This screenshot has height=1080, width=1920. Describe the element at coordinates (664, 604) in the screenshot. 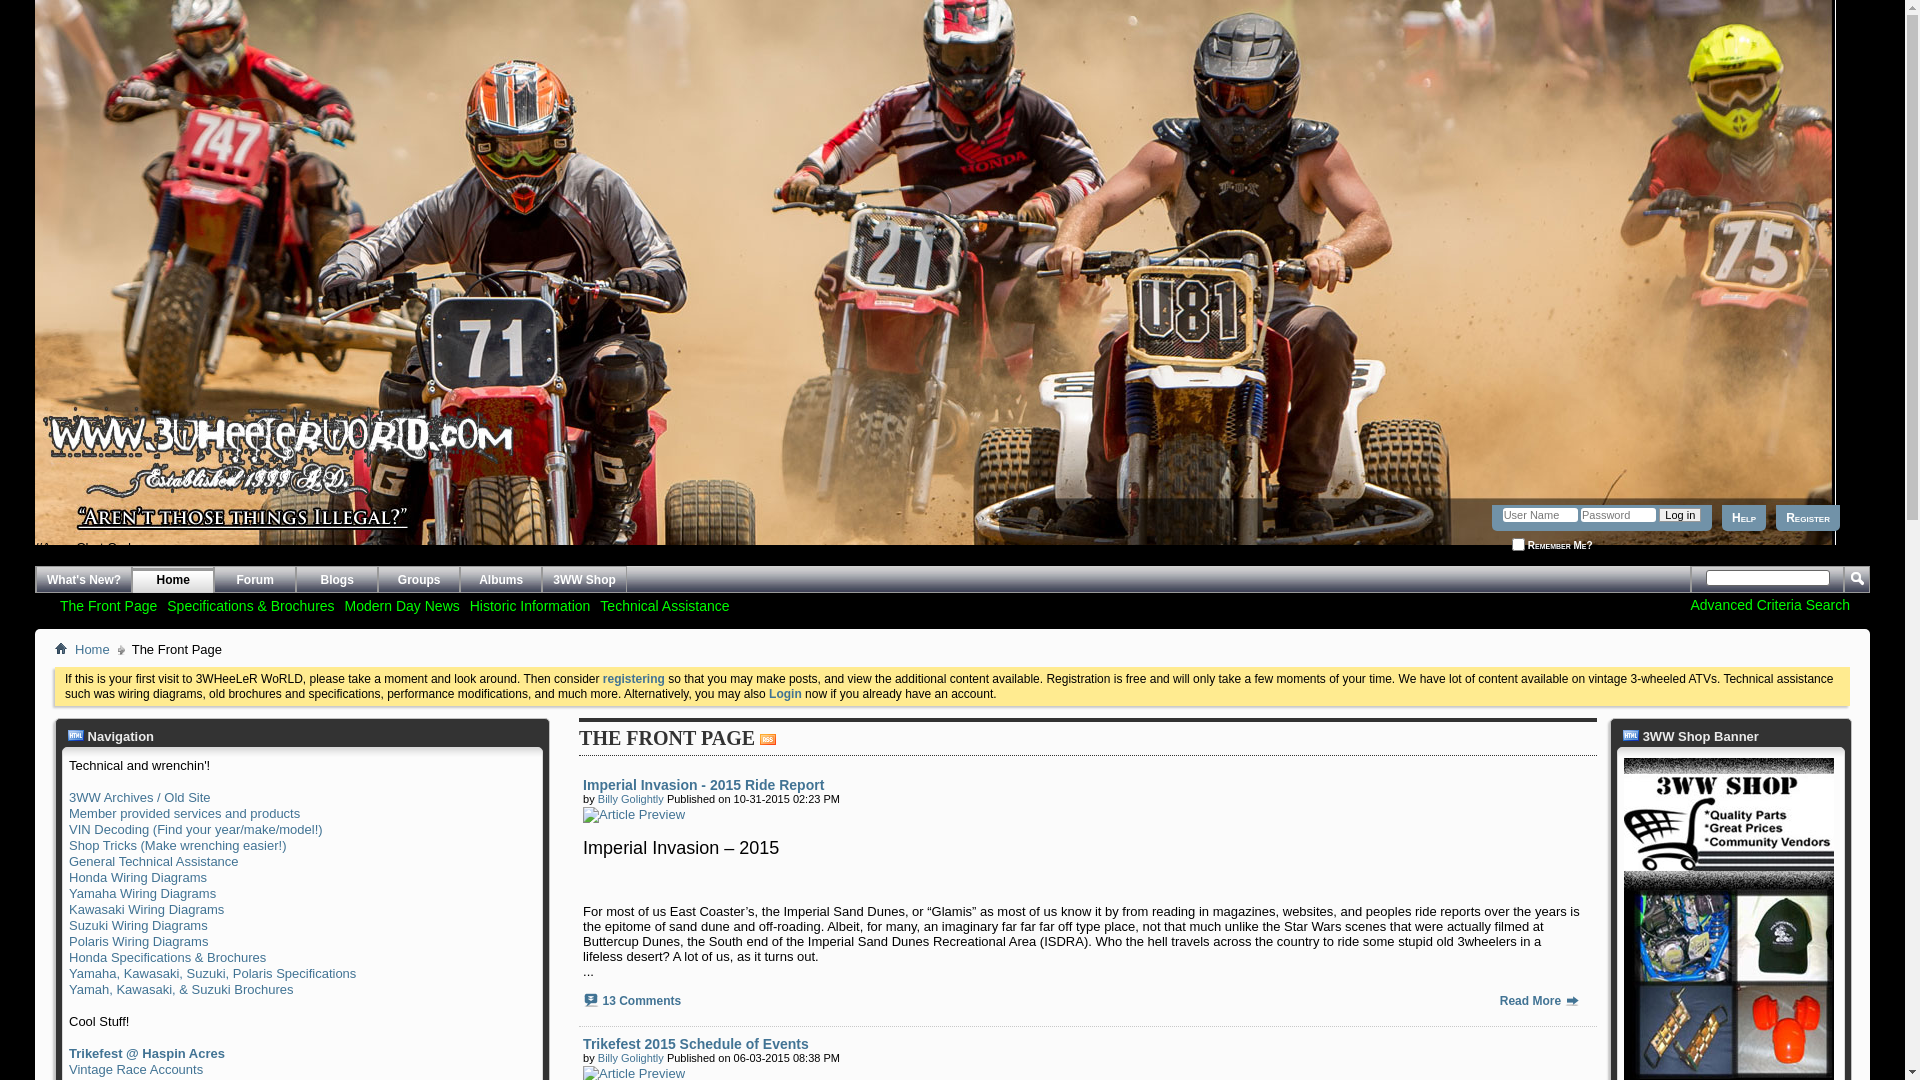

I see `'Technical Assistance'` at that location.